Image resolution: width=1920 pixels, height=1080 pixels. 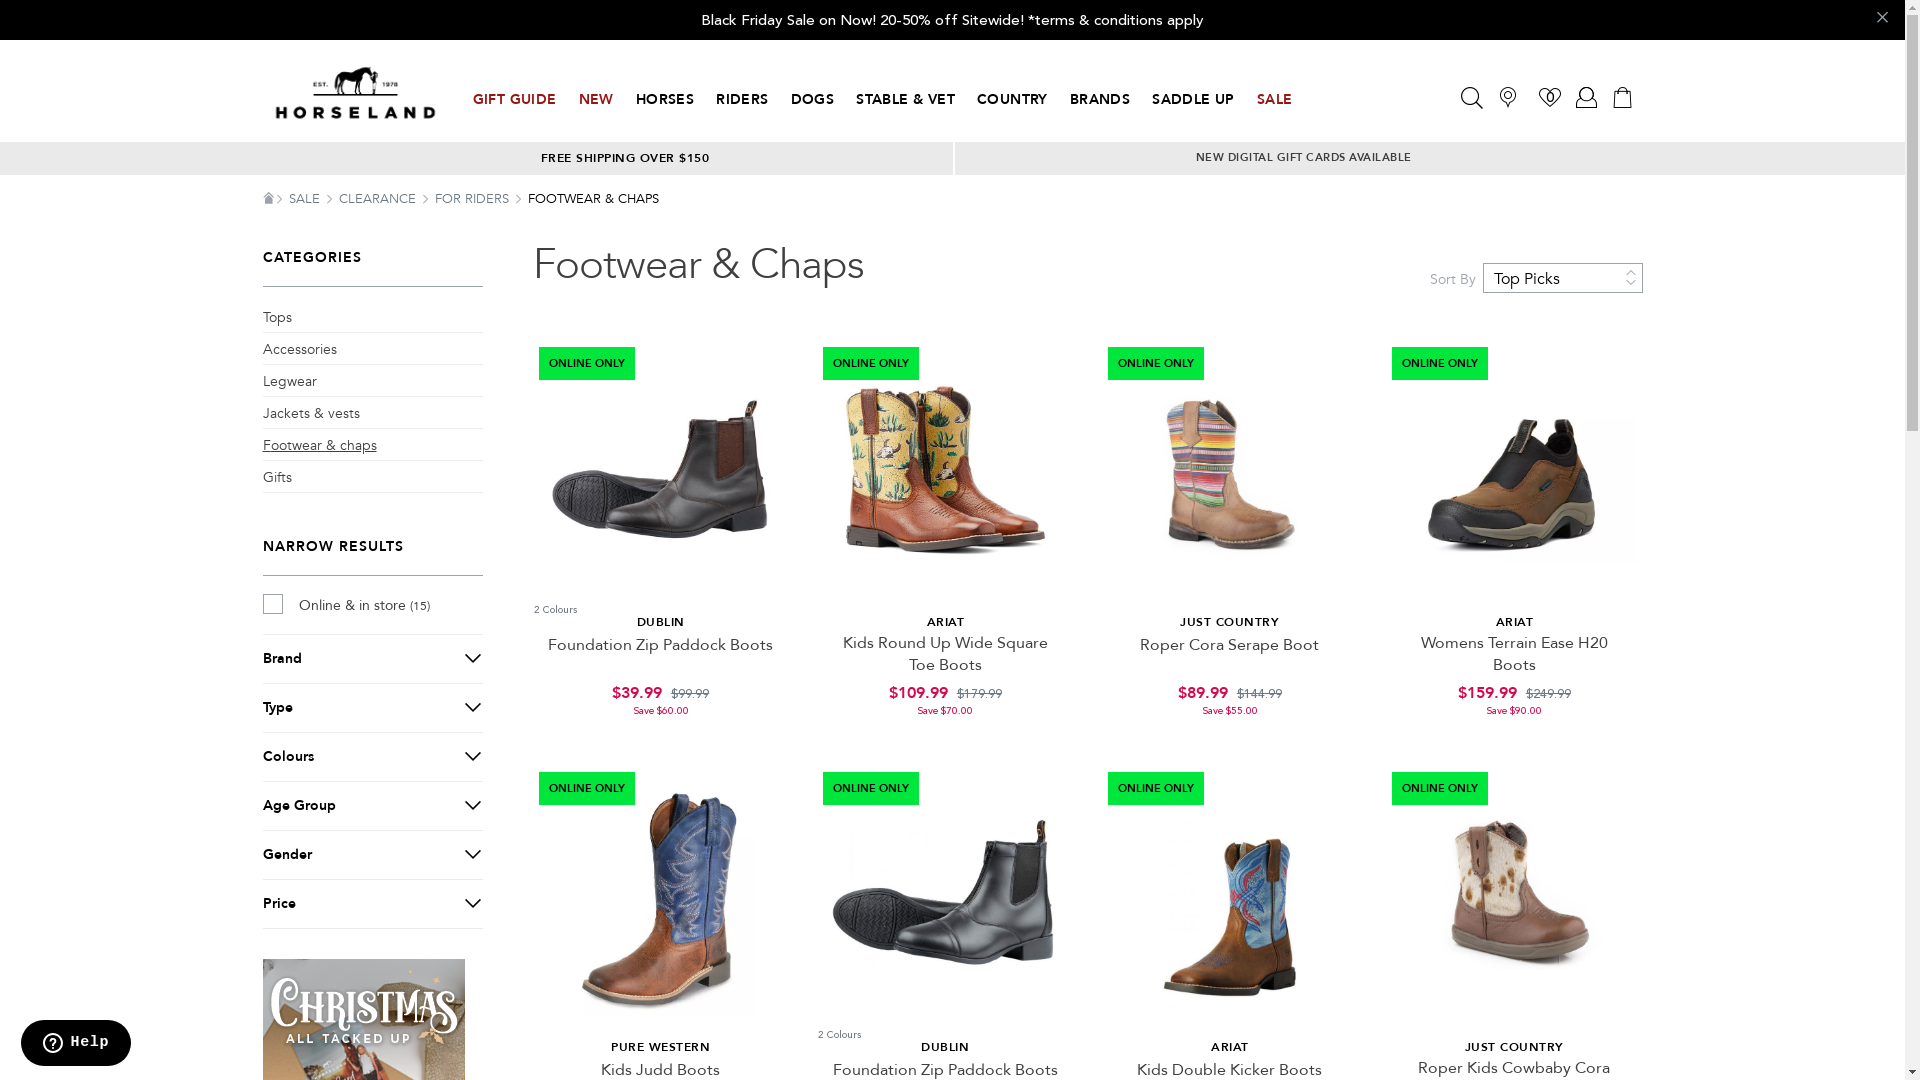 I want to click on 'Legwear', so click(x=261, y=381).